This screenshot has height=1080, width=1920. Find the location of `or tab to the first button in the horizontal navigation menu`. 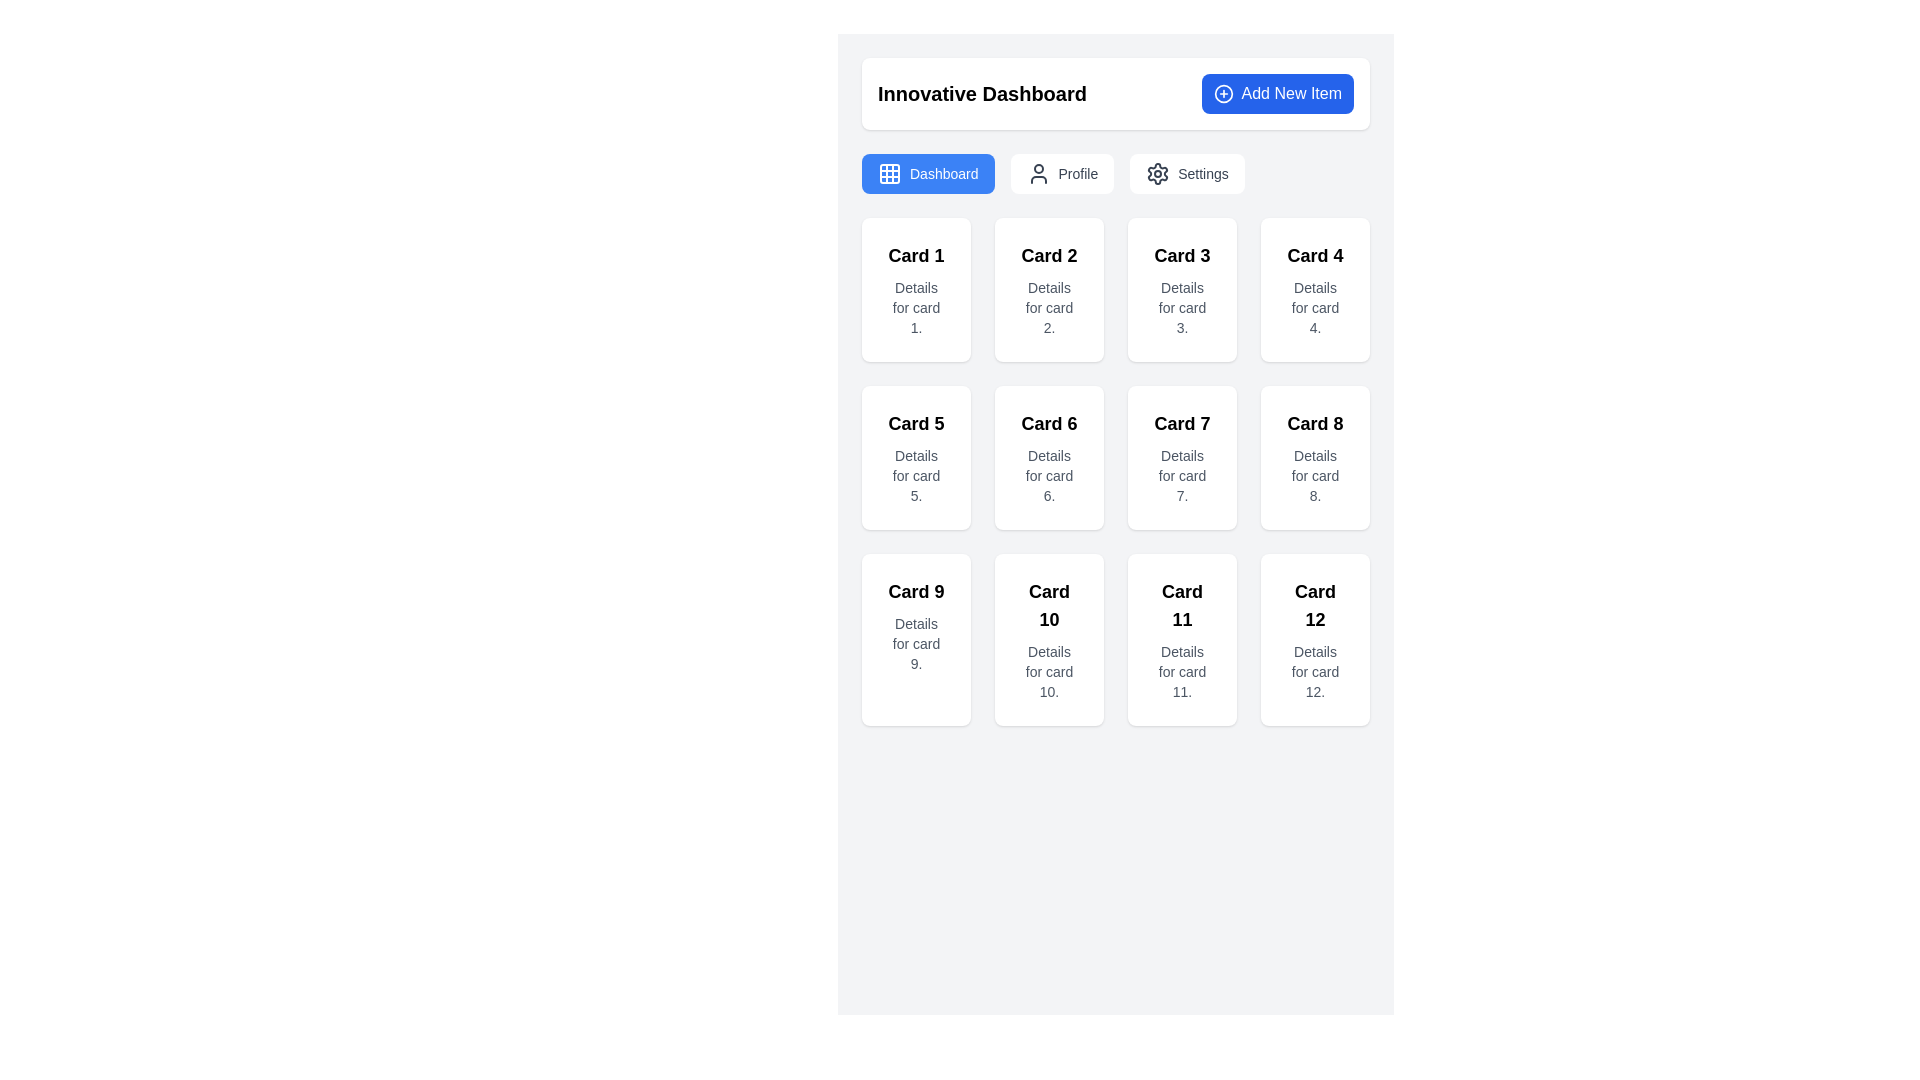

or tab to the first button in the horizontal navigation menu is located at coordinates (927, 172).